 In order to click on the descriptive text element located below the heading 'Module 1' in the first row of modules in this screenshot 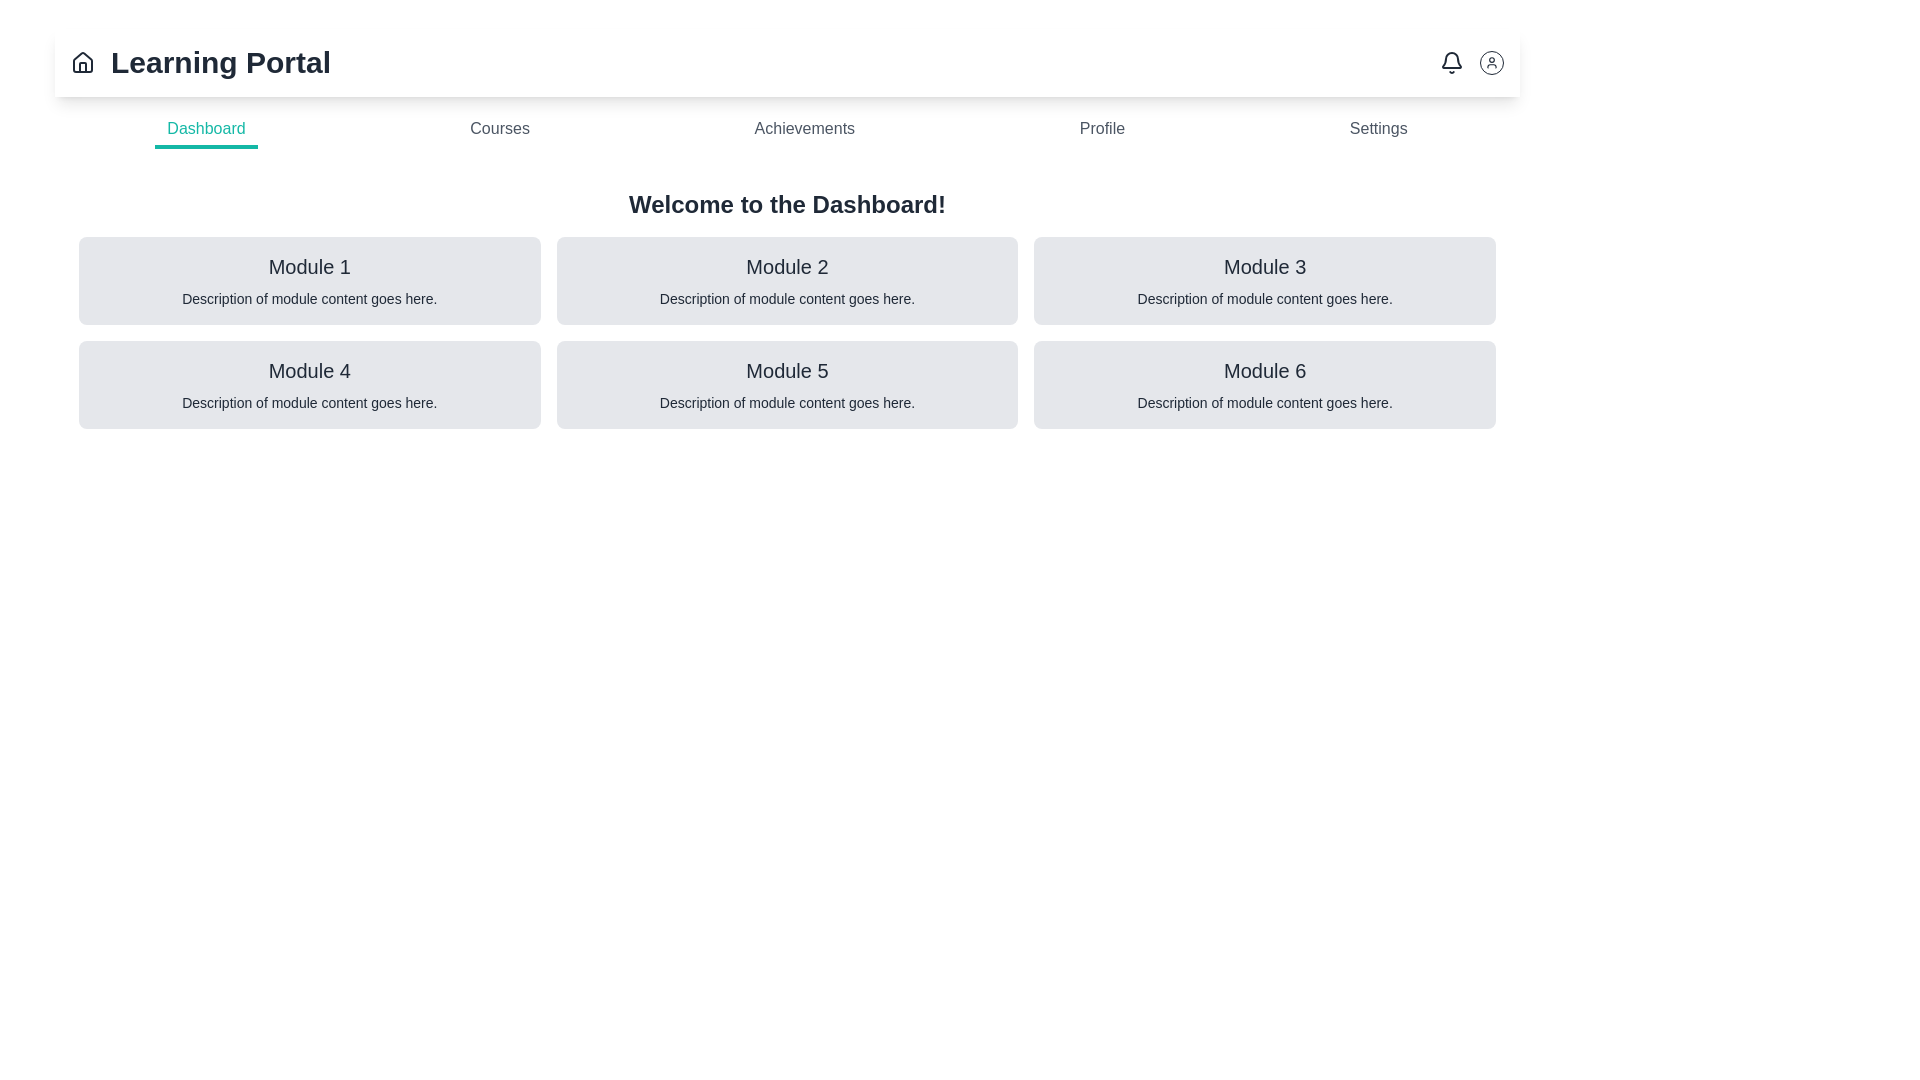, I will do `click(308, 299)`.